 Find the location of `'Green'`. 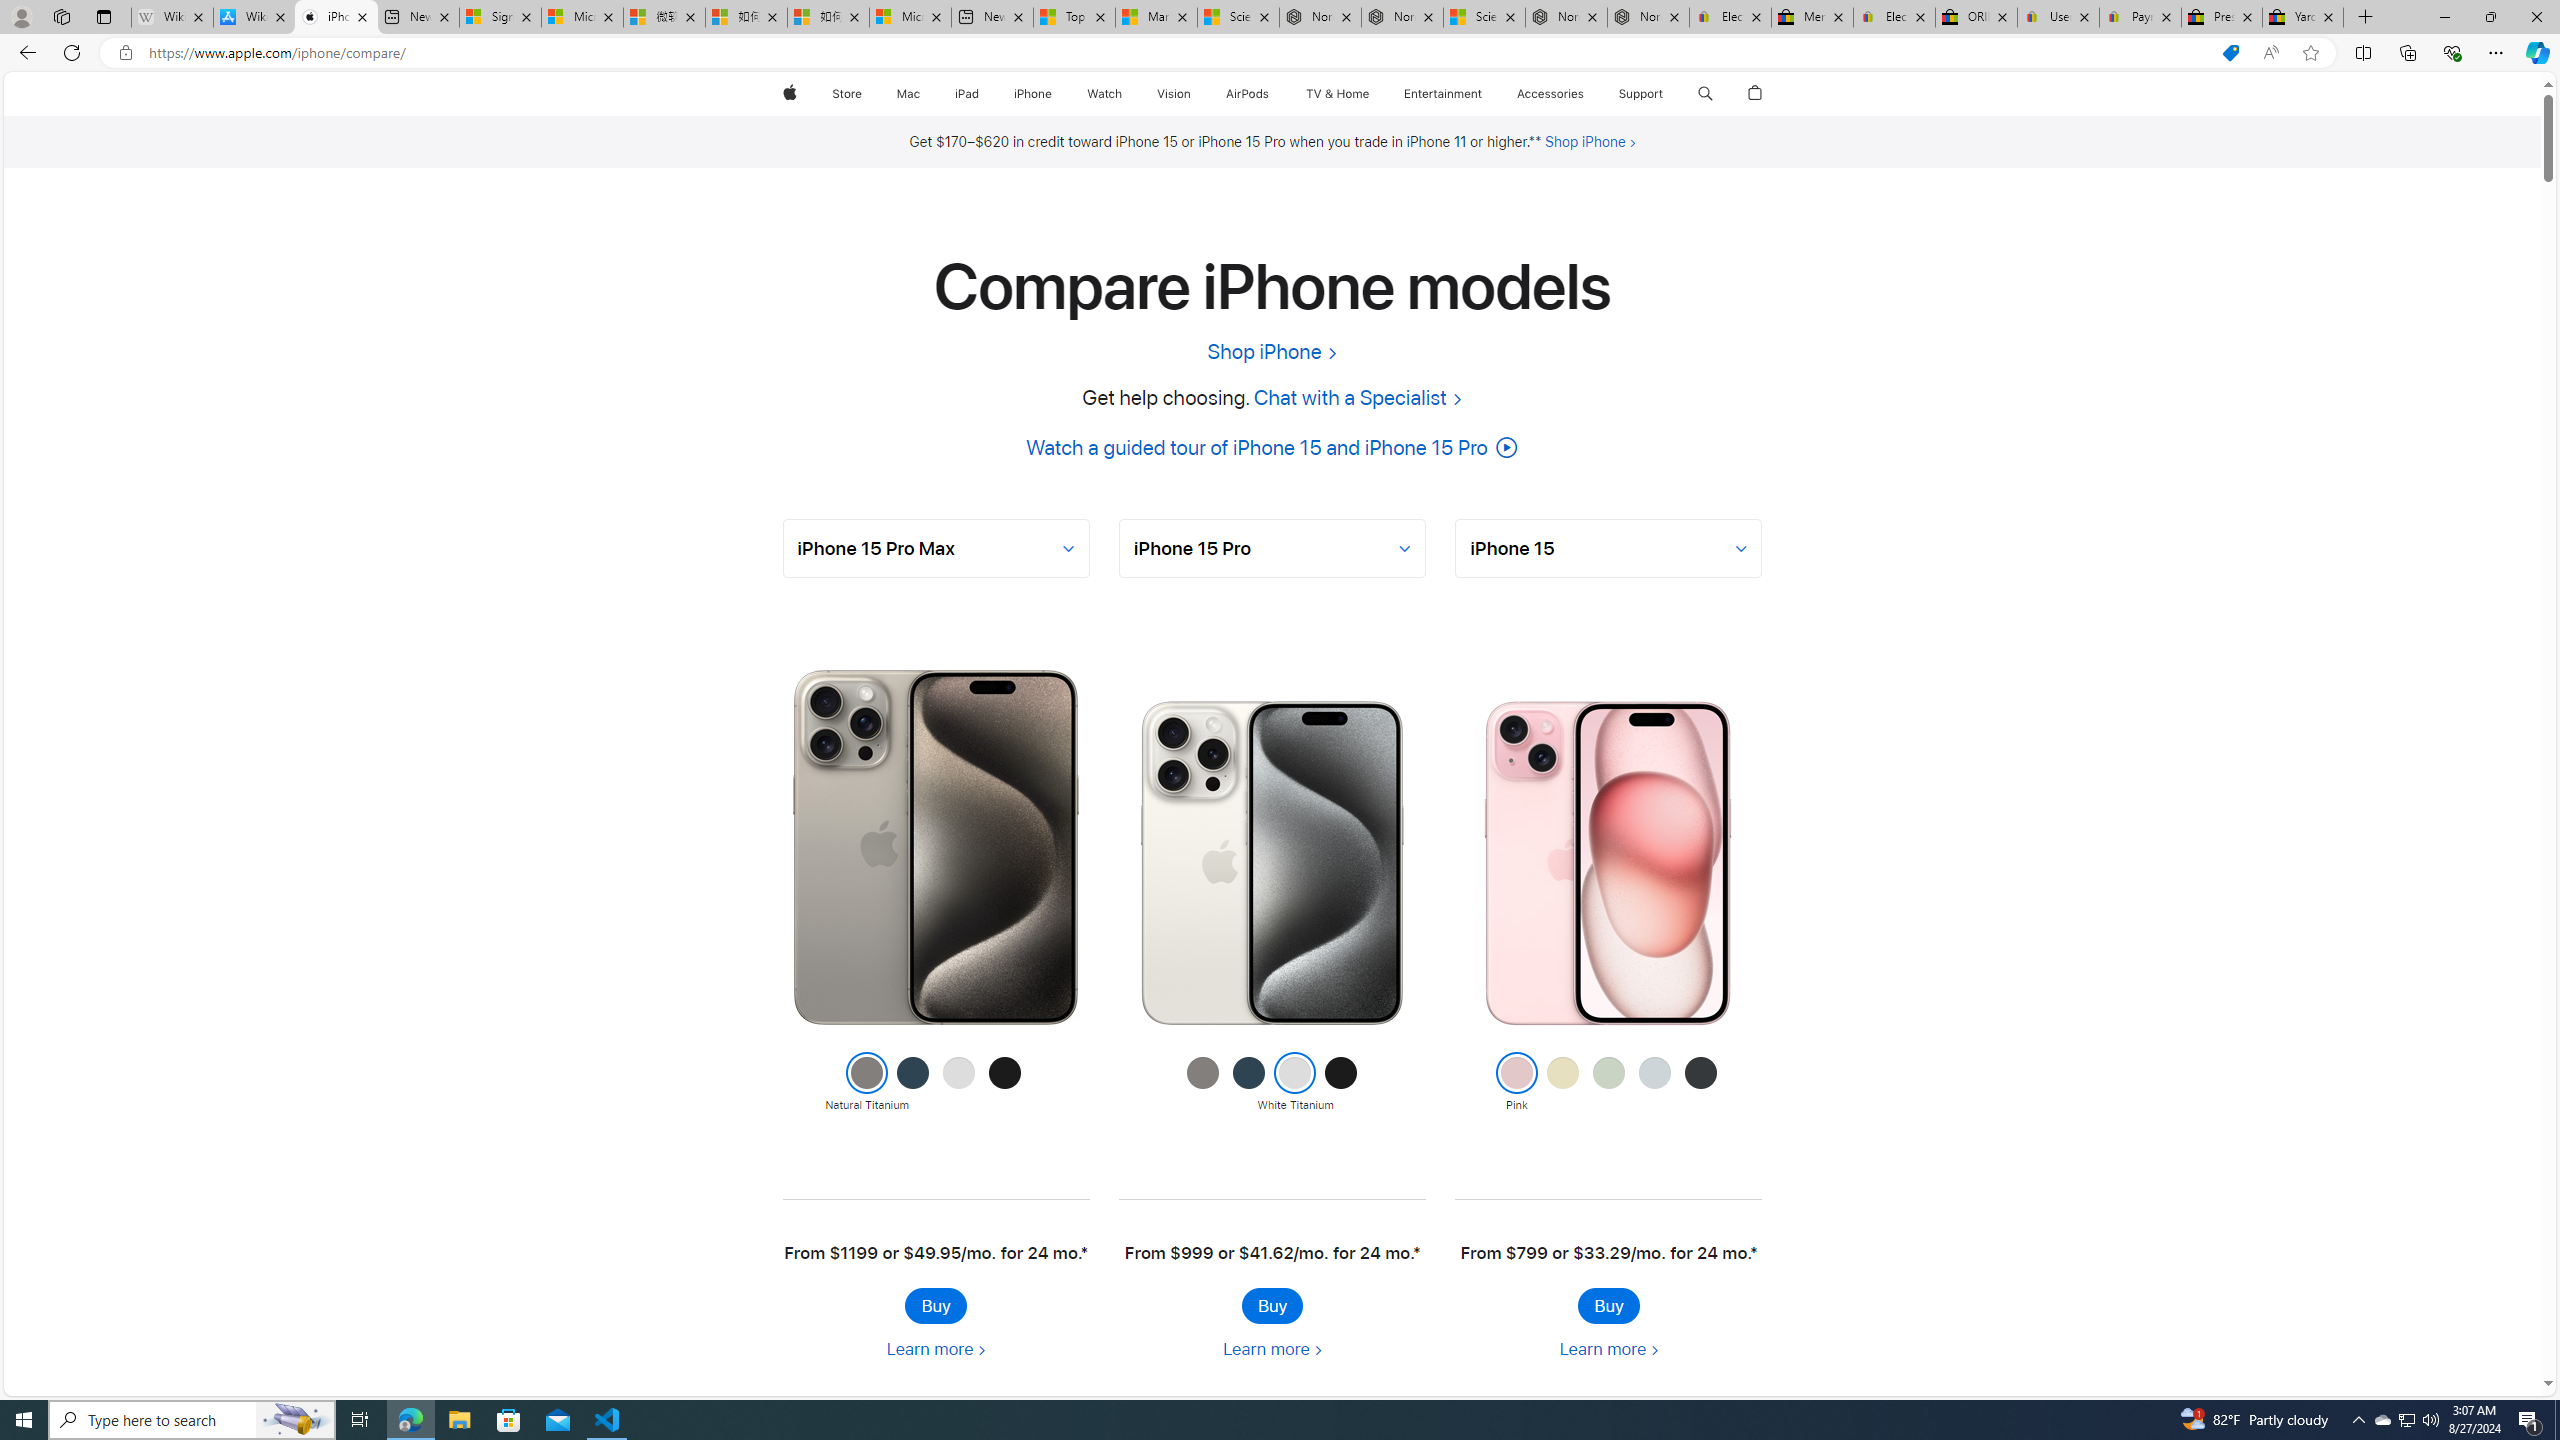

'Green' is located at coordinates (1607, 1083).